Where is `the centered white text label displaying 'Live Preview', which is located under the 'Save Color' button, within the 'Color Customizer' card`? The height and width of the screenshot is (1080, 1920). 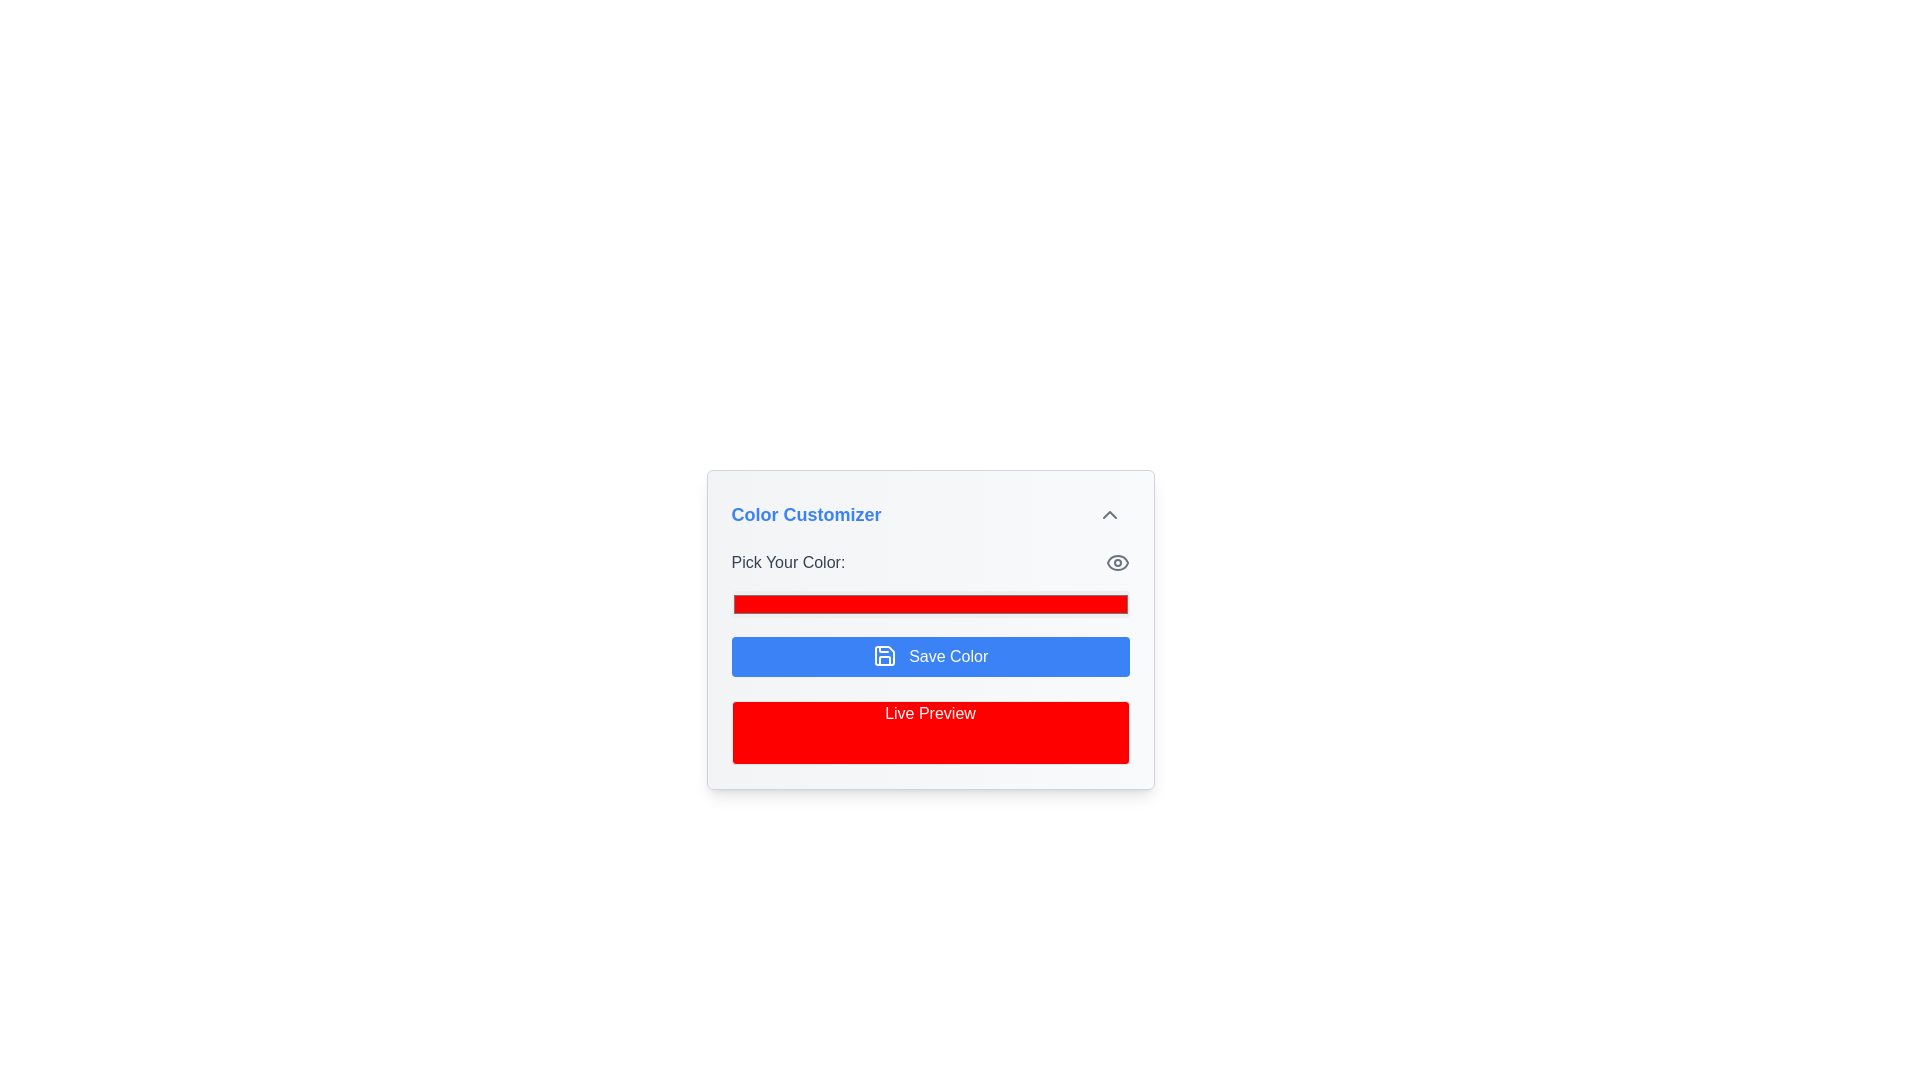
the centered white text label displaying 'Live Preview', which is located under the 'Save Color' button, within the 'Color Customizer' card is located at coordinates (929, 712).